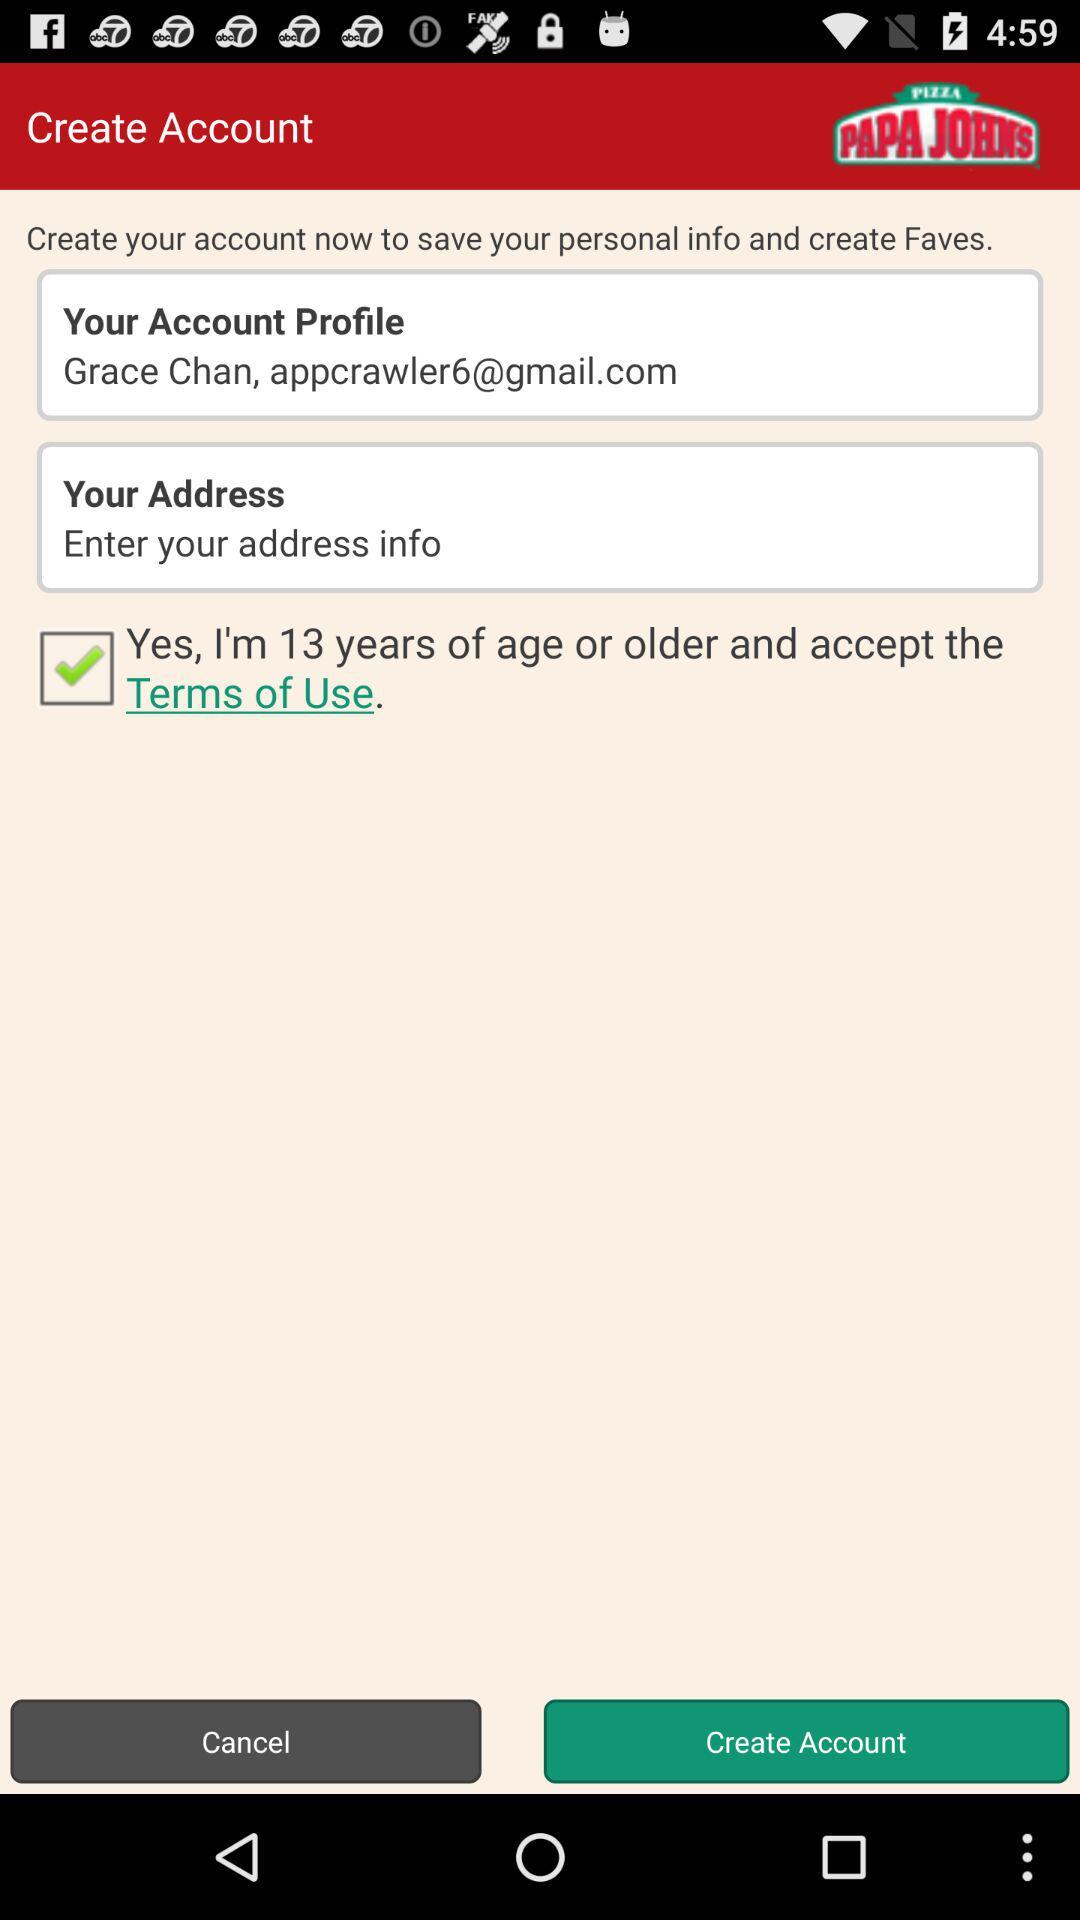 The width and height of the screenshot is (1080, 1920). Describe the element at coordinates (245, 1740) in the screenshot. I see `the cancel icon` at that location.